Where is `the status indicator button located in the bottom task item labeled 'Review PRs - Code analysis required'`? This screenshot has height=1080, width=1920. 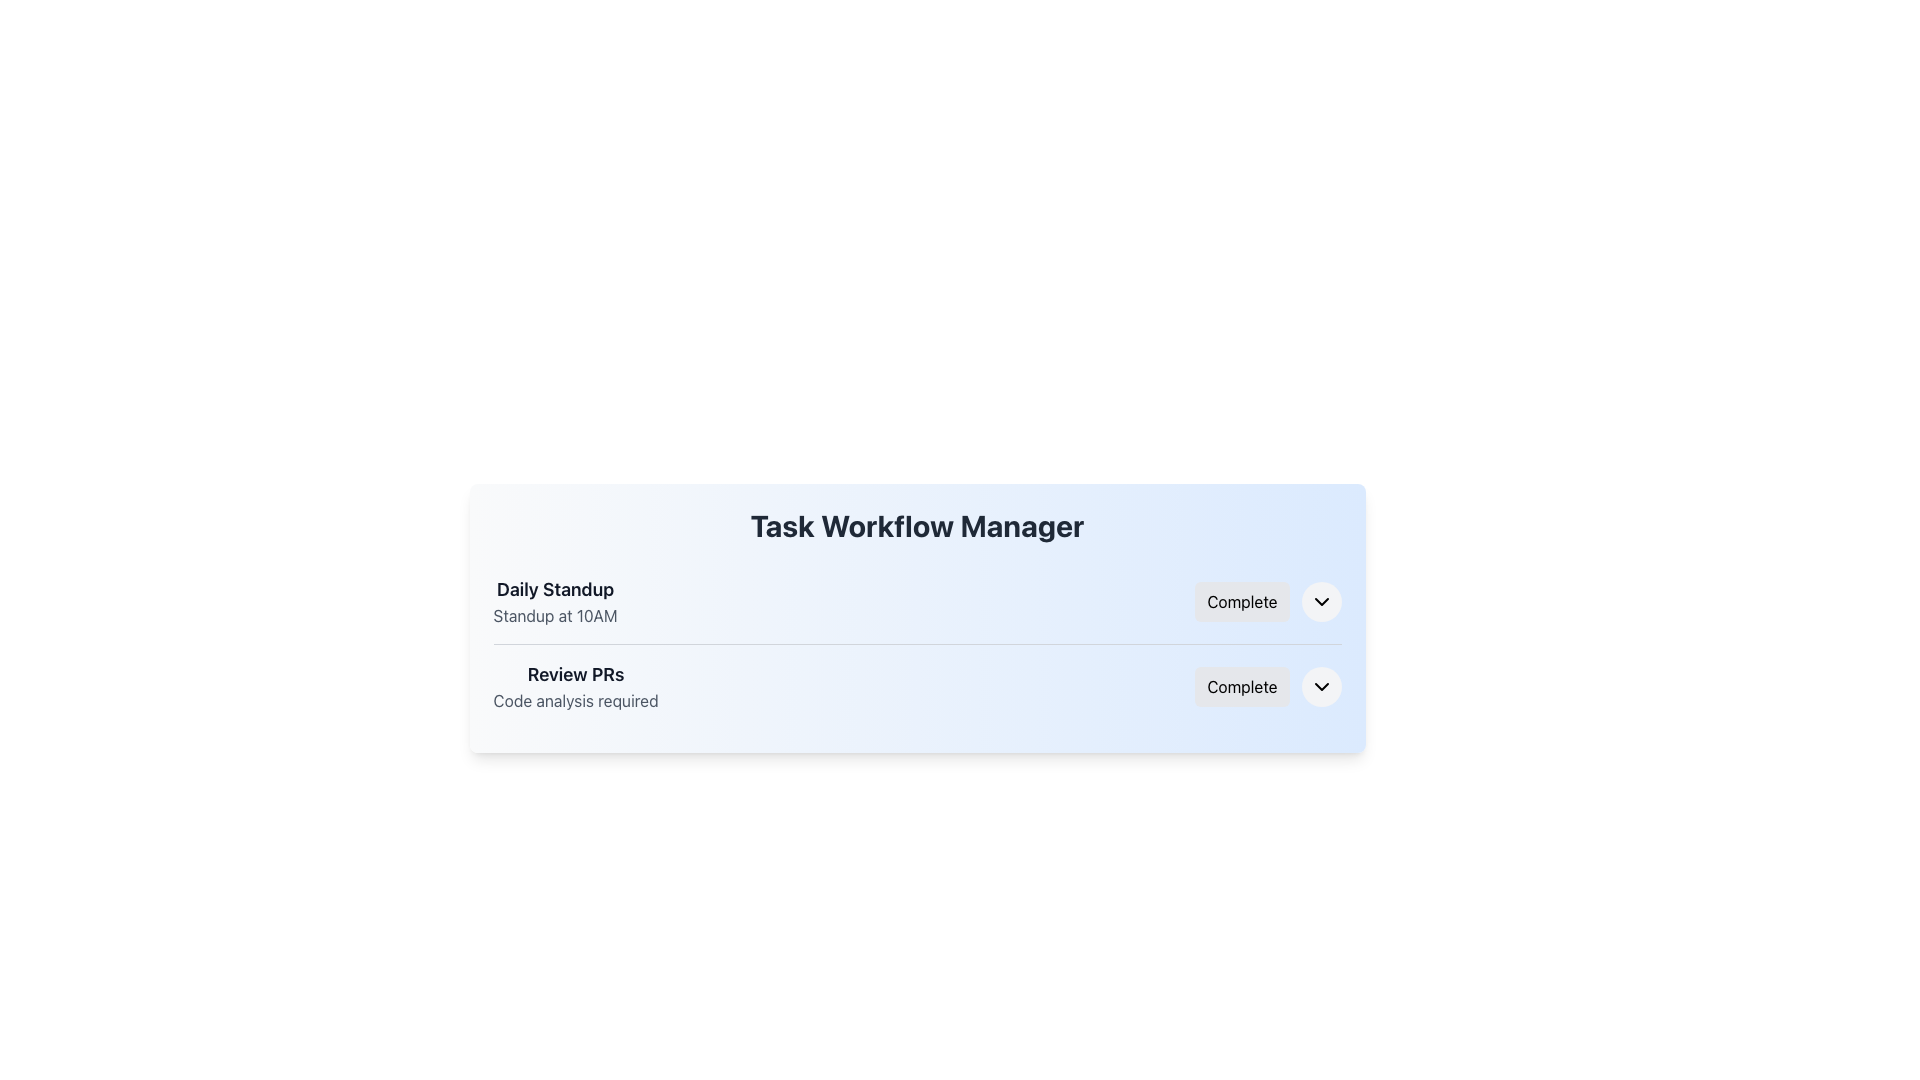
the status indicator button located in the bottom task item labeled 'Review PRs - Code analysis required' is located at coordinates (1241, 685).